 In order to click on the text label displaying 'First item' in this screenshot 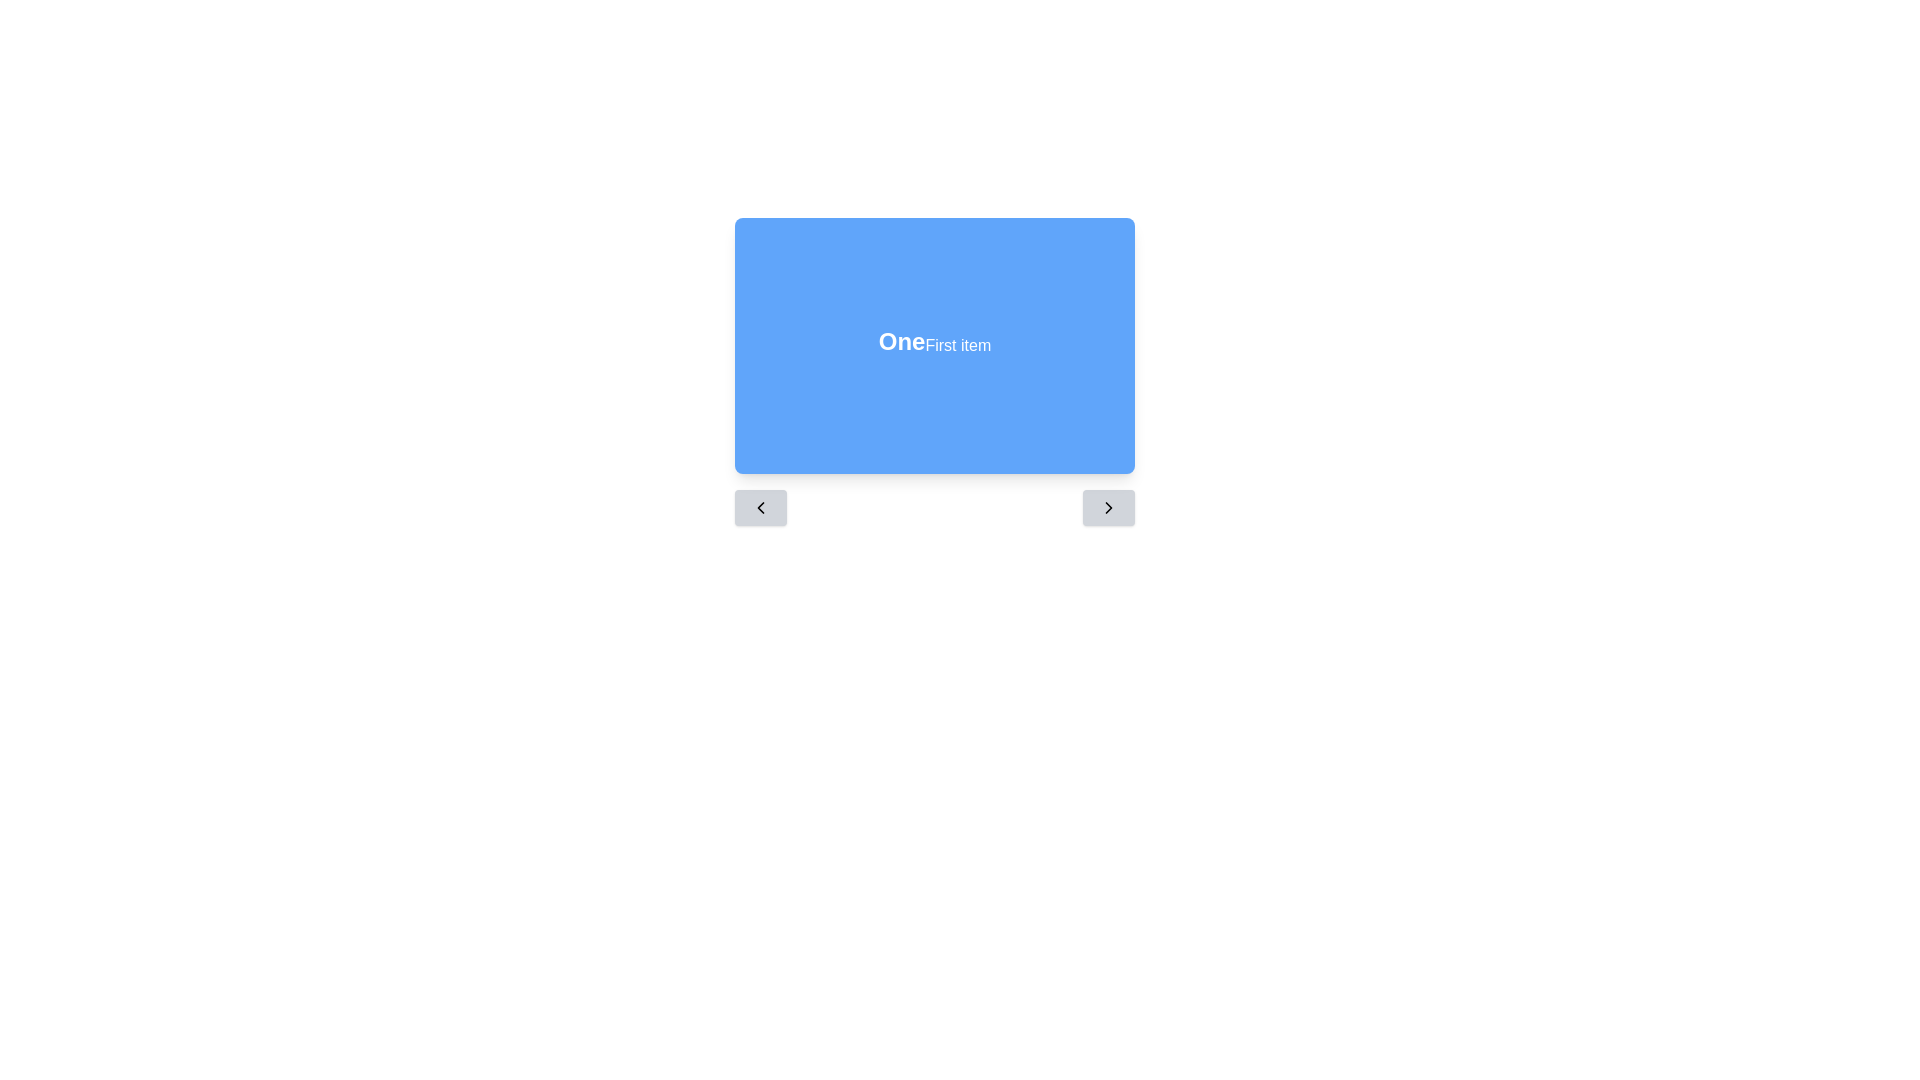, I will do `click(957, 345)`.